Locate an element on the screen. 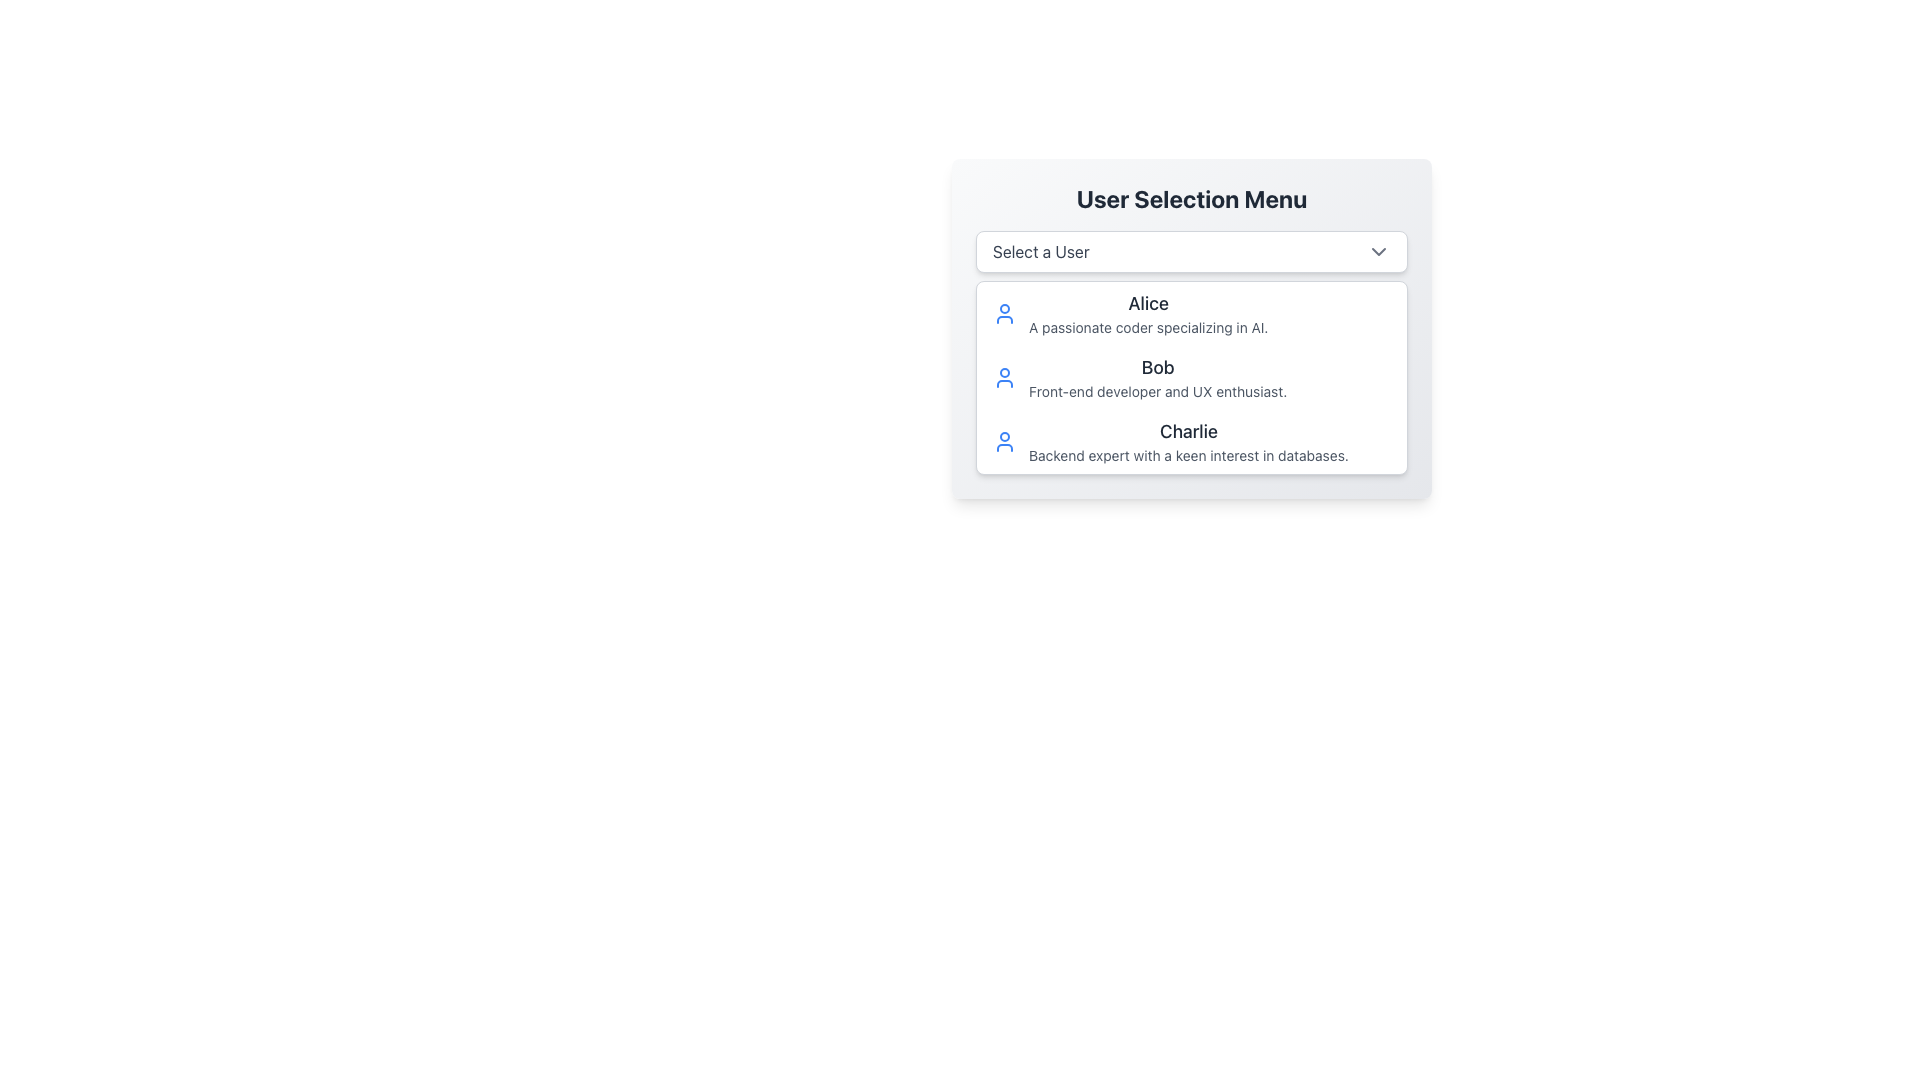 This screenshot has height=1080, width=1920. the text display component for the user 'Charlie' in the User Selection Menu is located at coordinates (1188, 441).